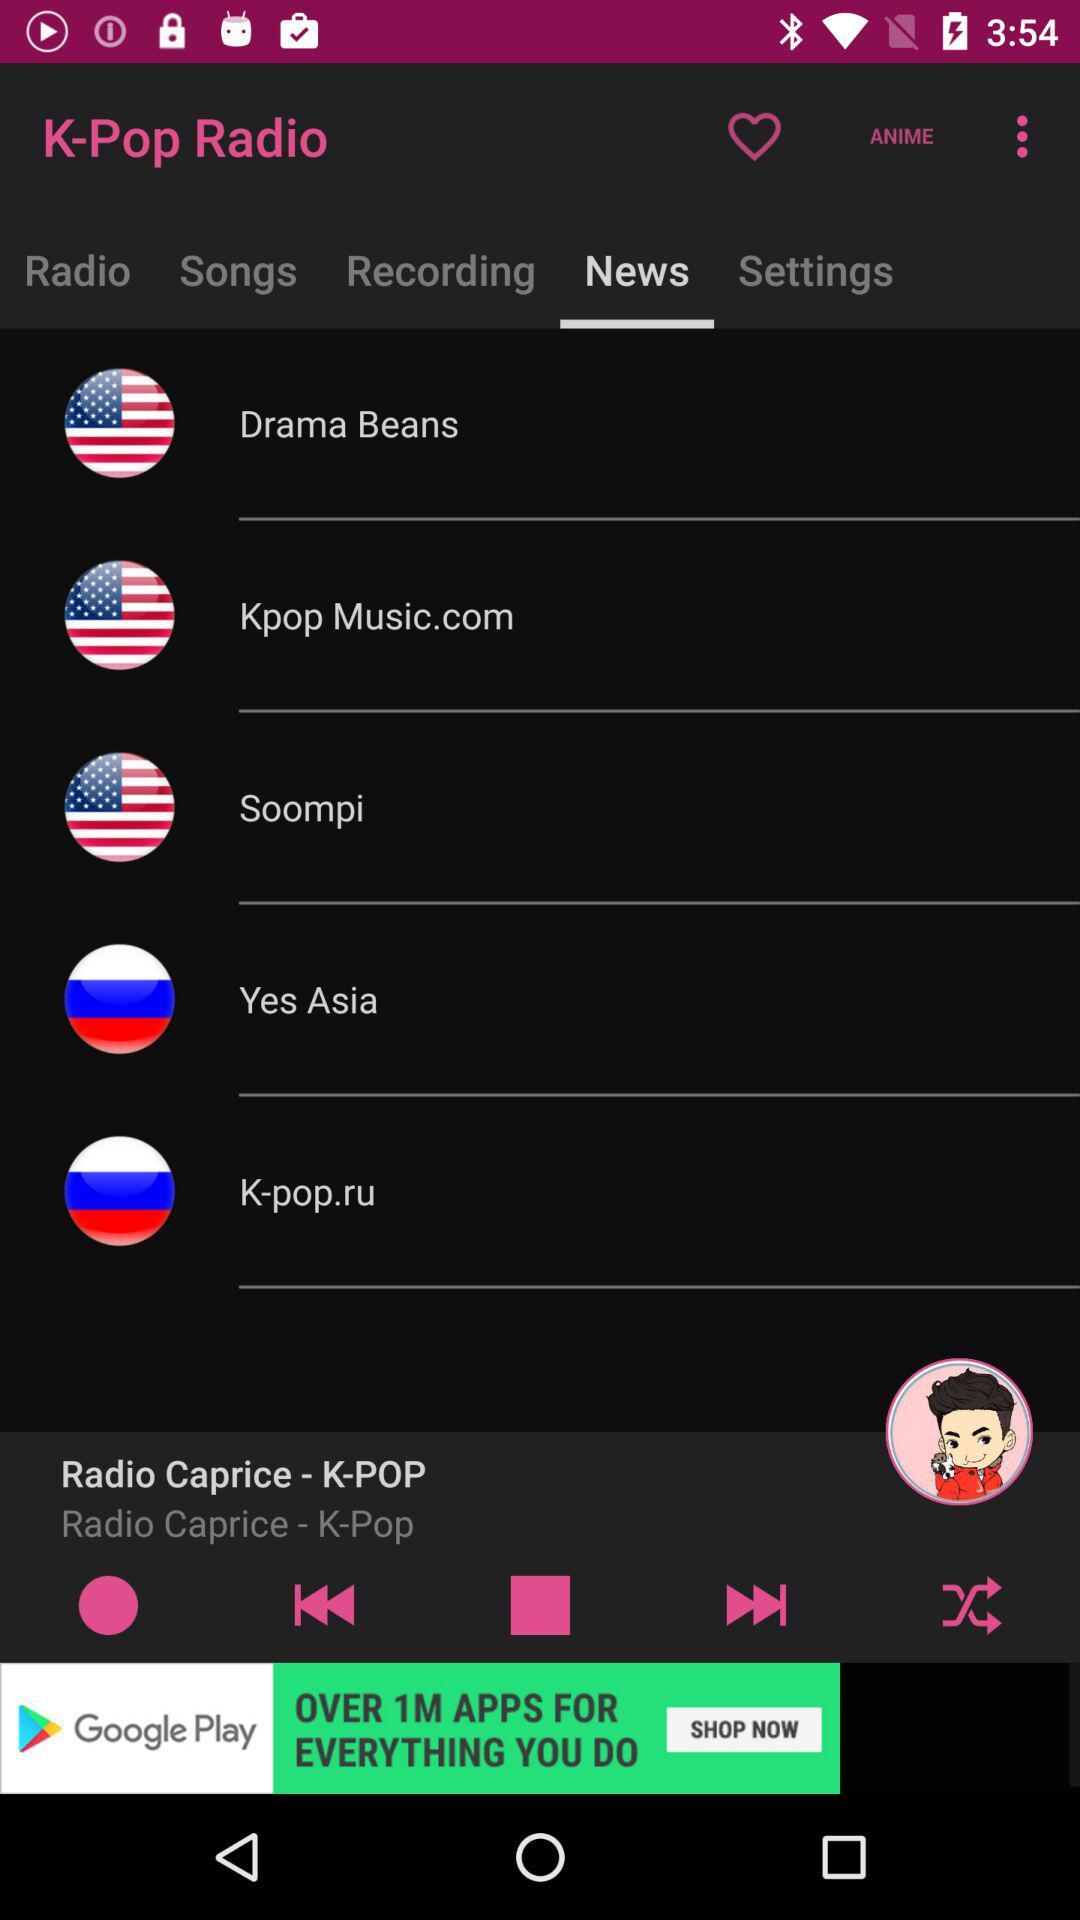 This screenshot has width=1080, height=1920. I want to click on previous music, so click(323, 1604).